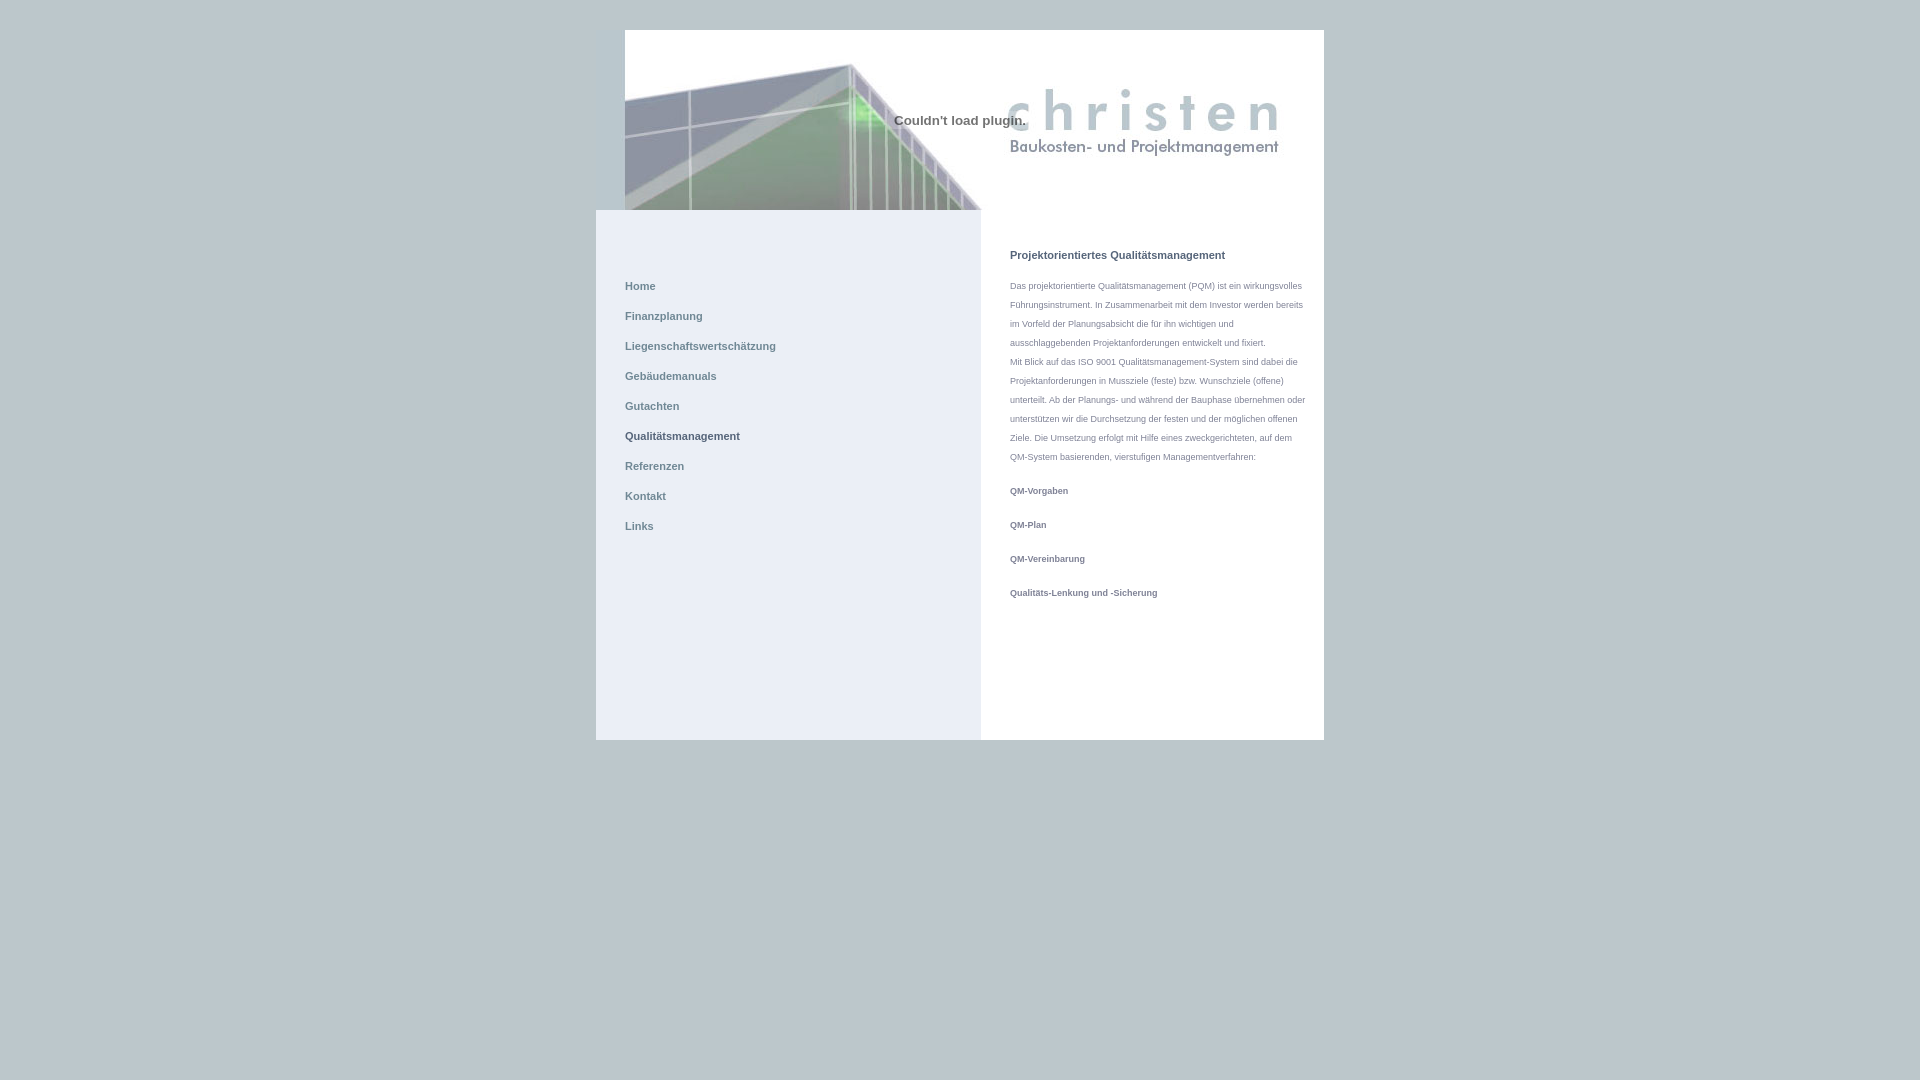  I want to click on 'Links', so click(638, 524).